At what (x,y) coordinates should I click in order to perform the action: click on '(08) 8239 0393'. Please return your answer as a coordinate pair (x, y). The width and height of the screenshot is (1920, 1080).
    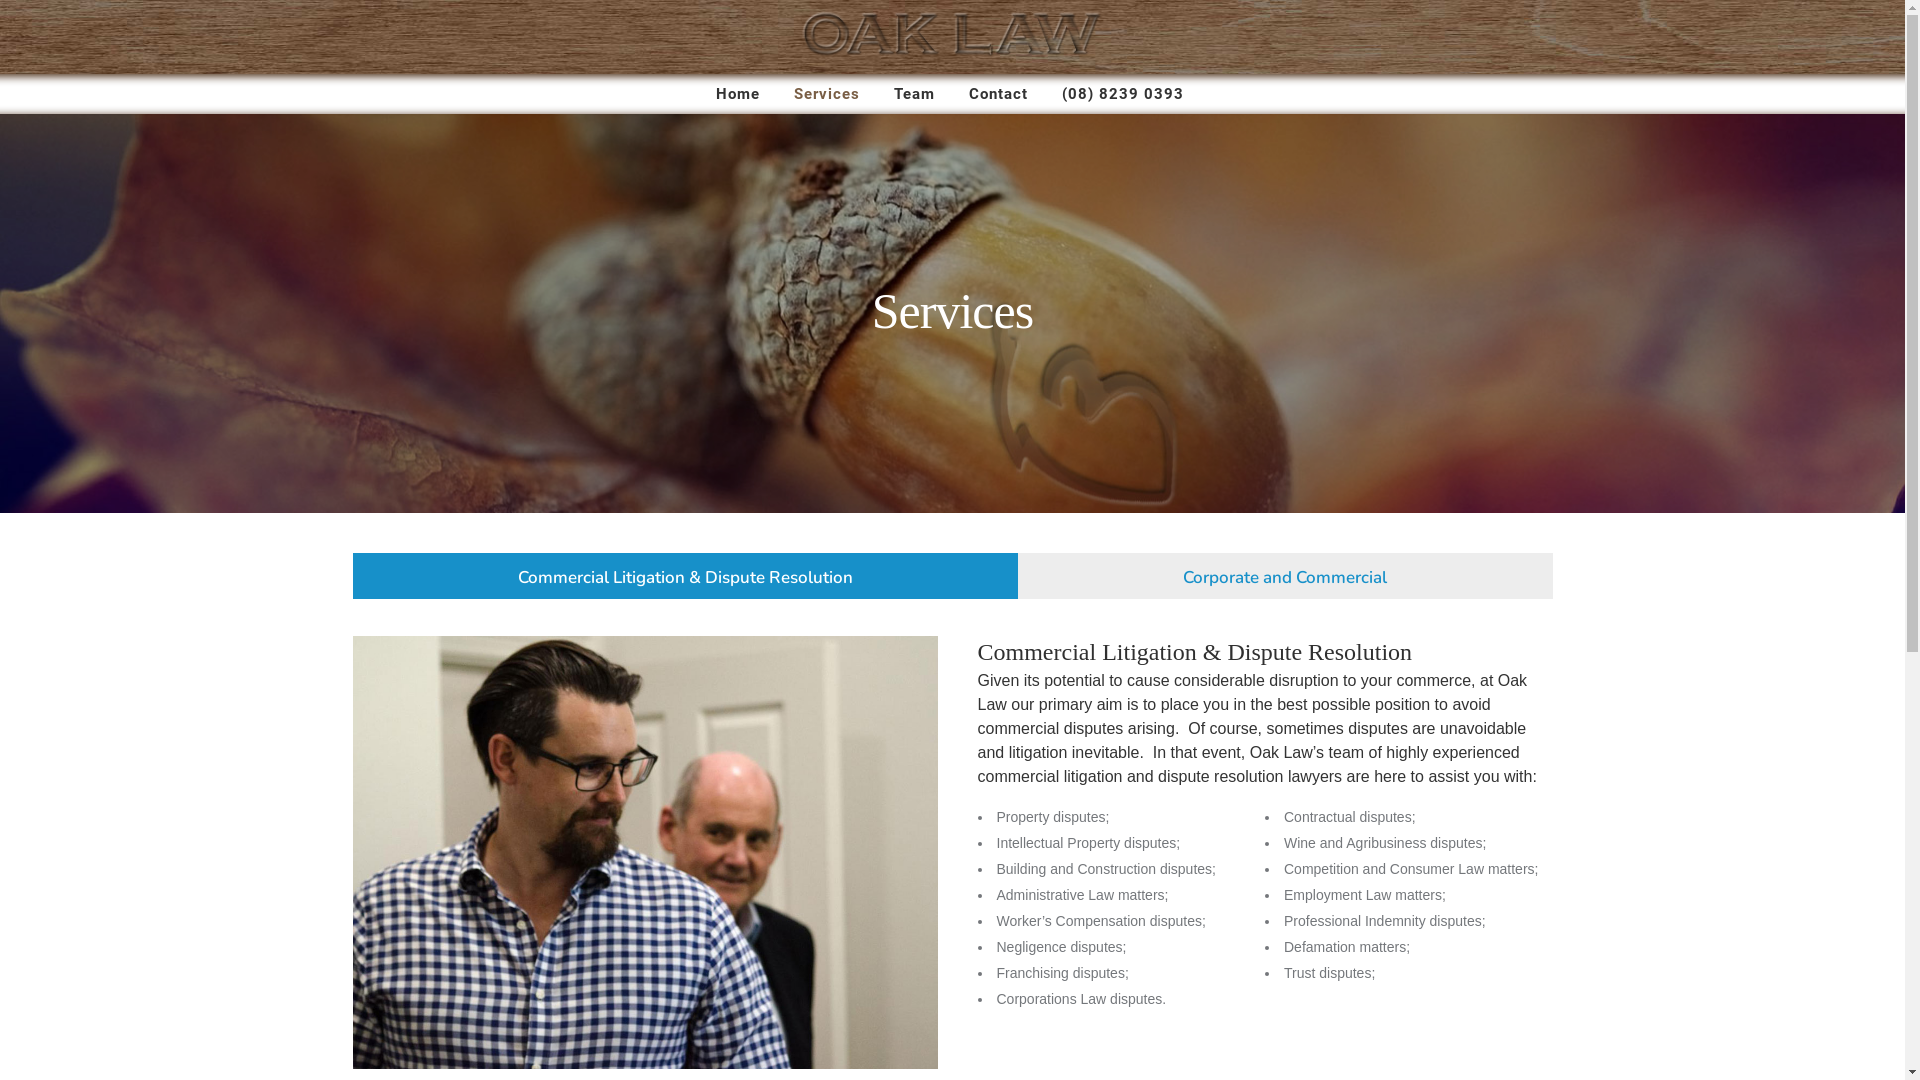
    Looking at the image, I should click on (1123, 93).